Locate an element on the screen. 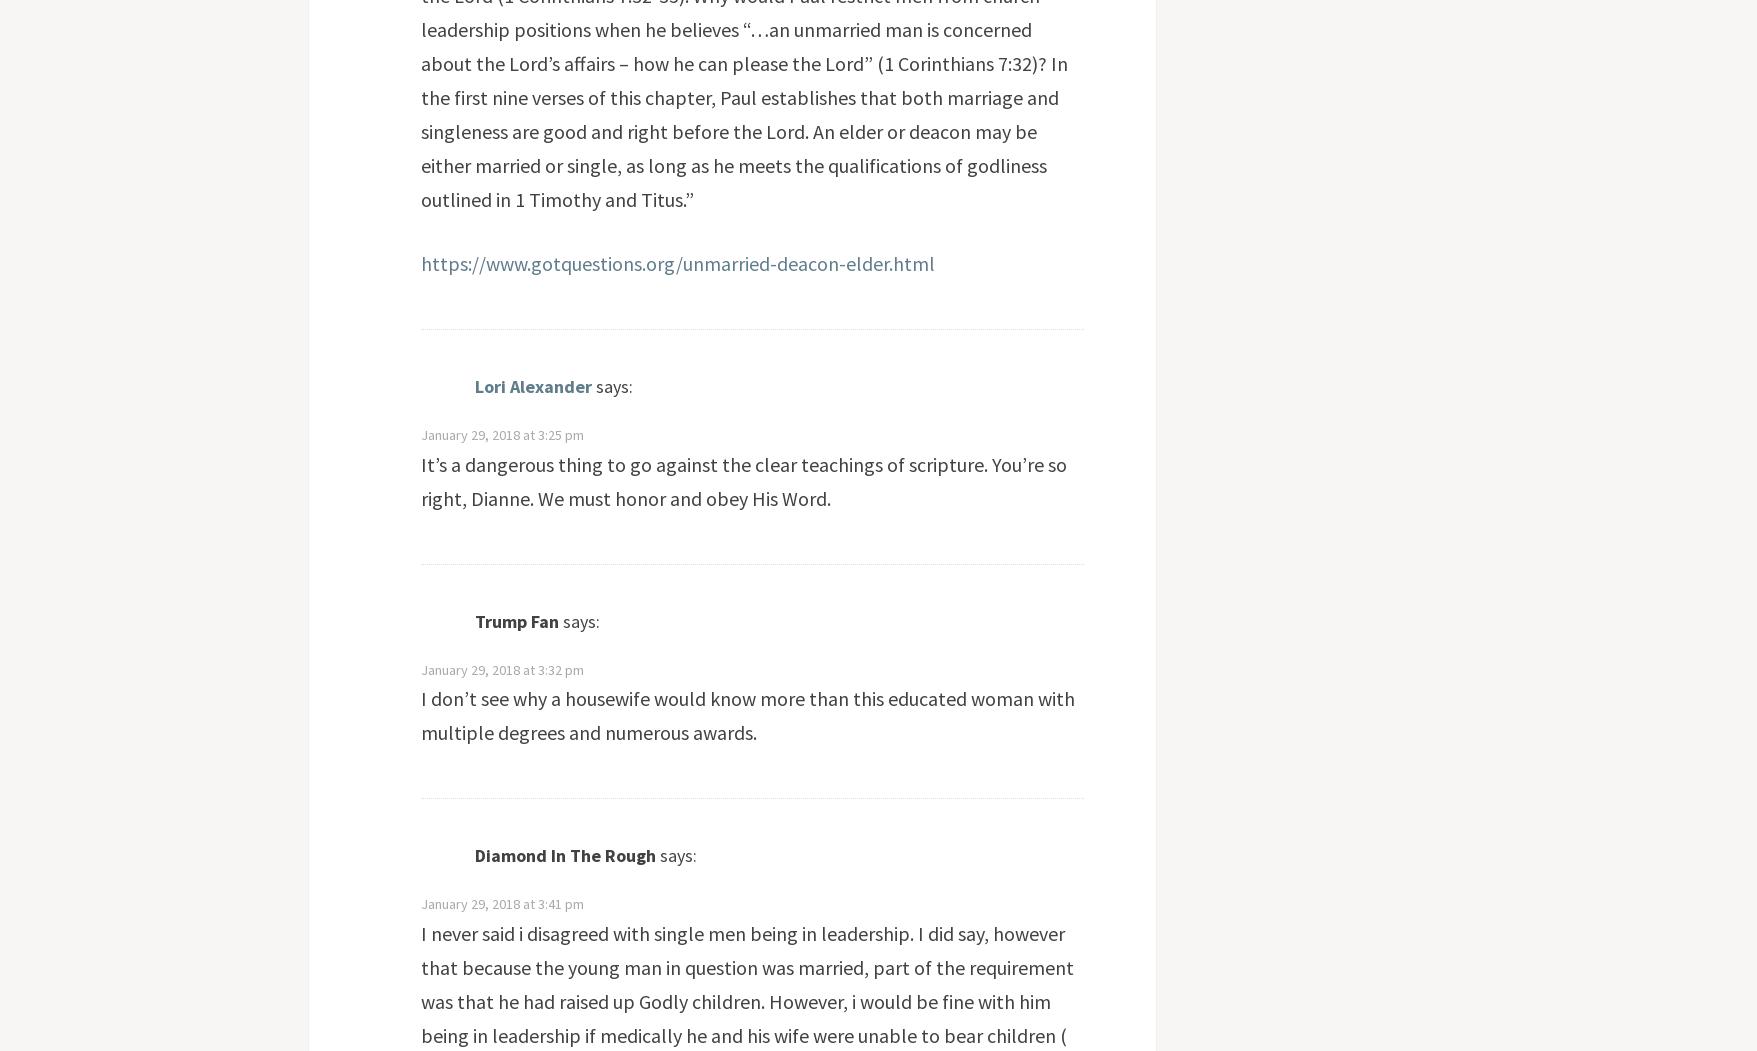  'January 29, 2018 at 3:41 pm' is located at coordinates (500, 903).